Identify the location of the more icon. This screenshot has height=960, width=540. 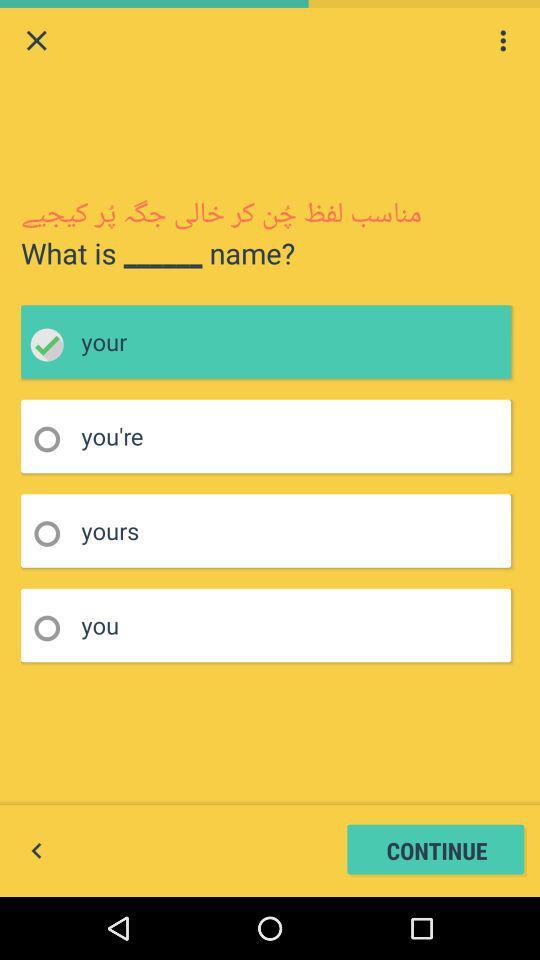
(502, 42).